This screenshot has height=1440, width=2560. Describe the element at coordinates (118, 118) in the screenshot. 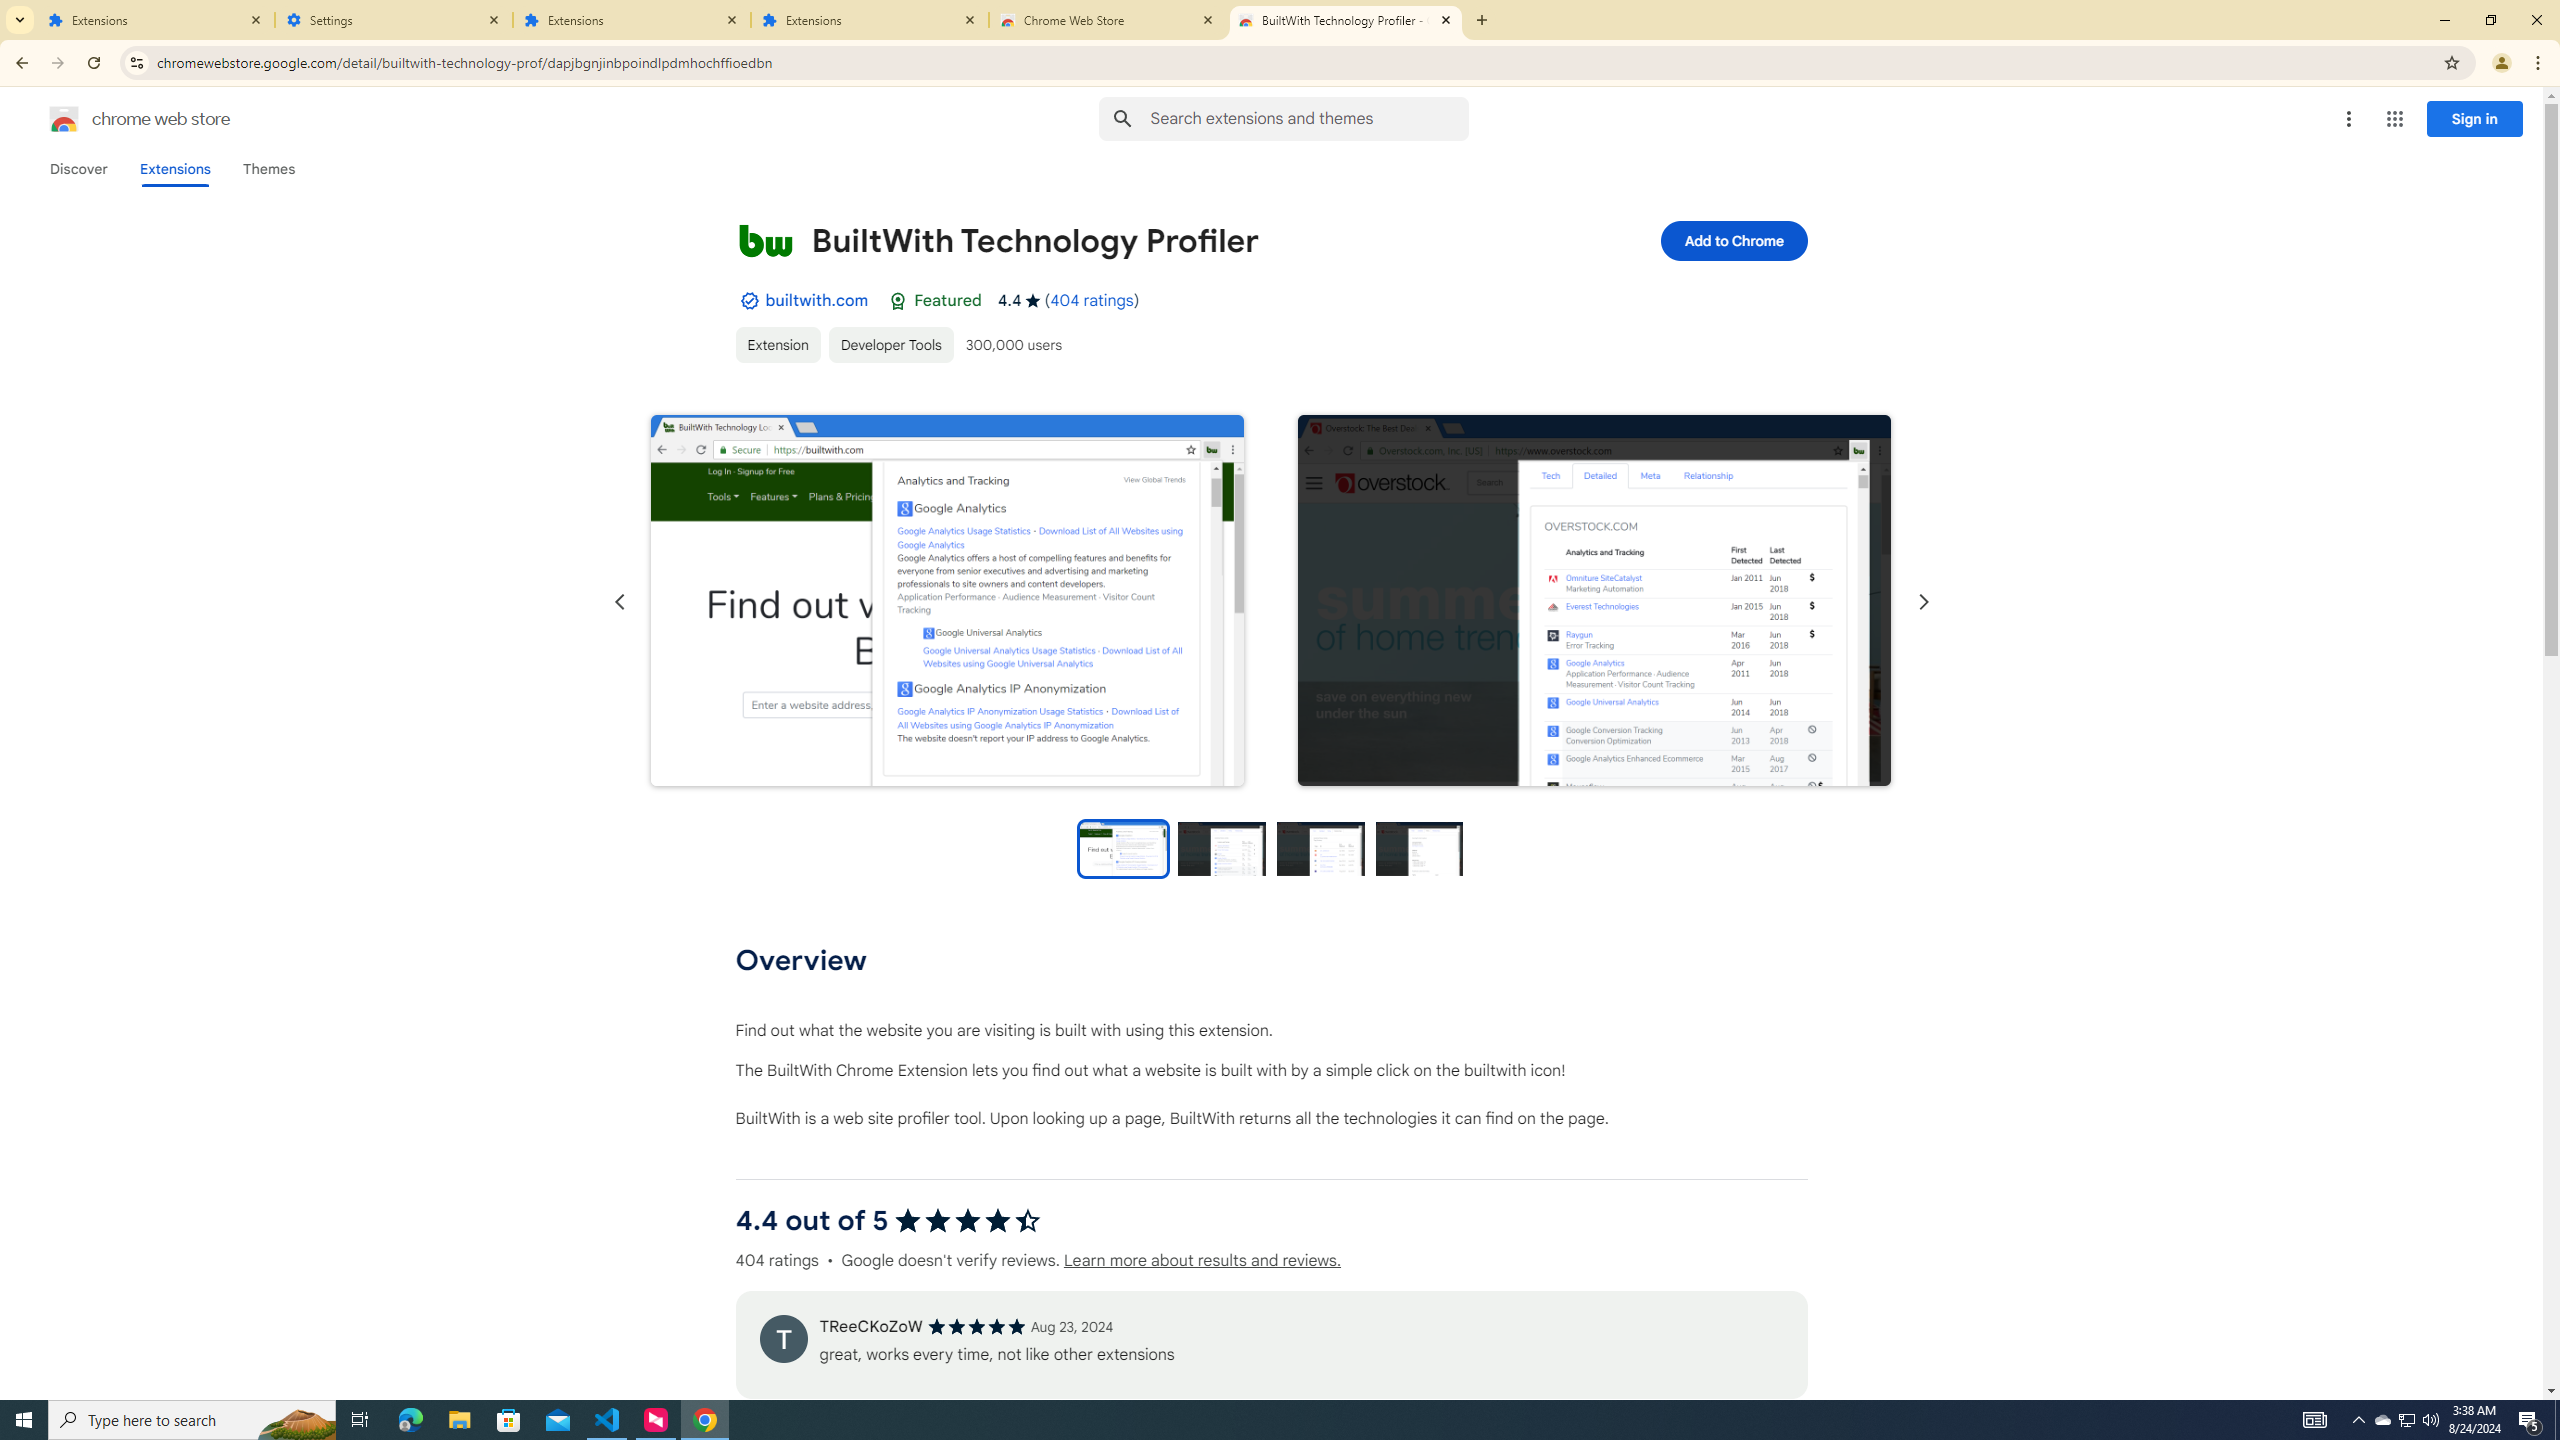

I see `'Chrome Web Store logo chrome web store'` at that location.